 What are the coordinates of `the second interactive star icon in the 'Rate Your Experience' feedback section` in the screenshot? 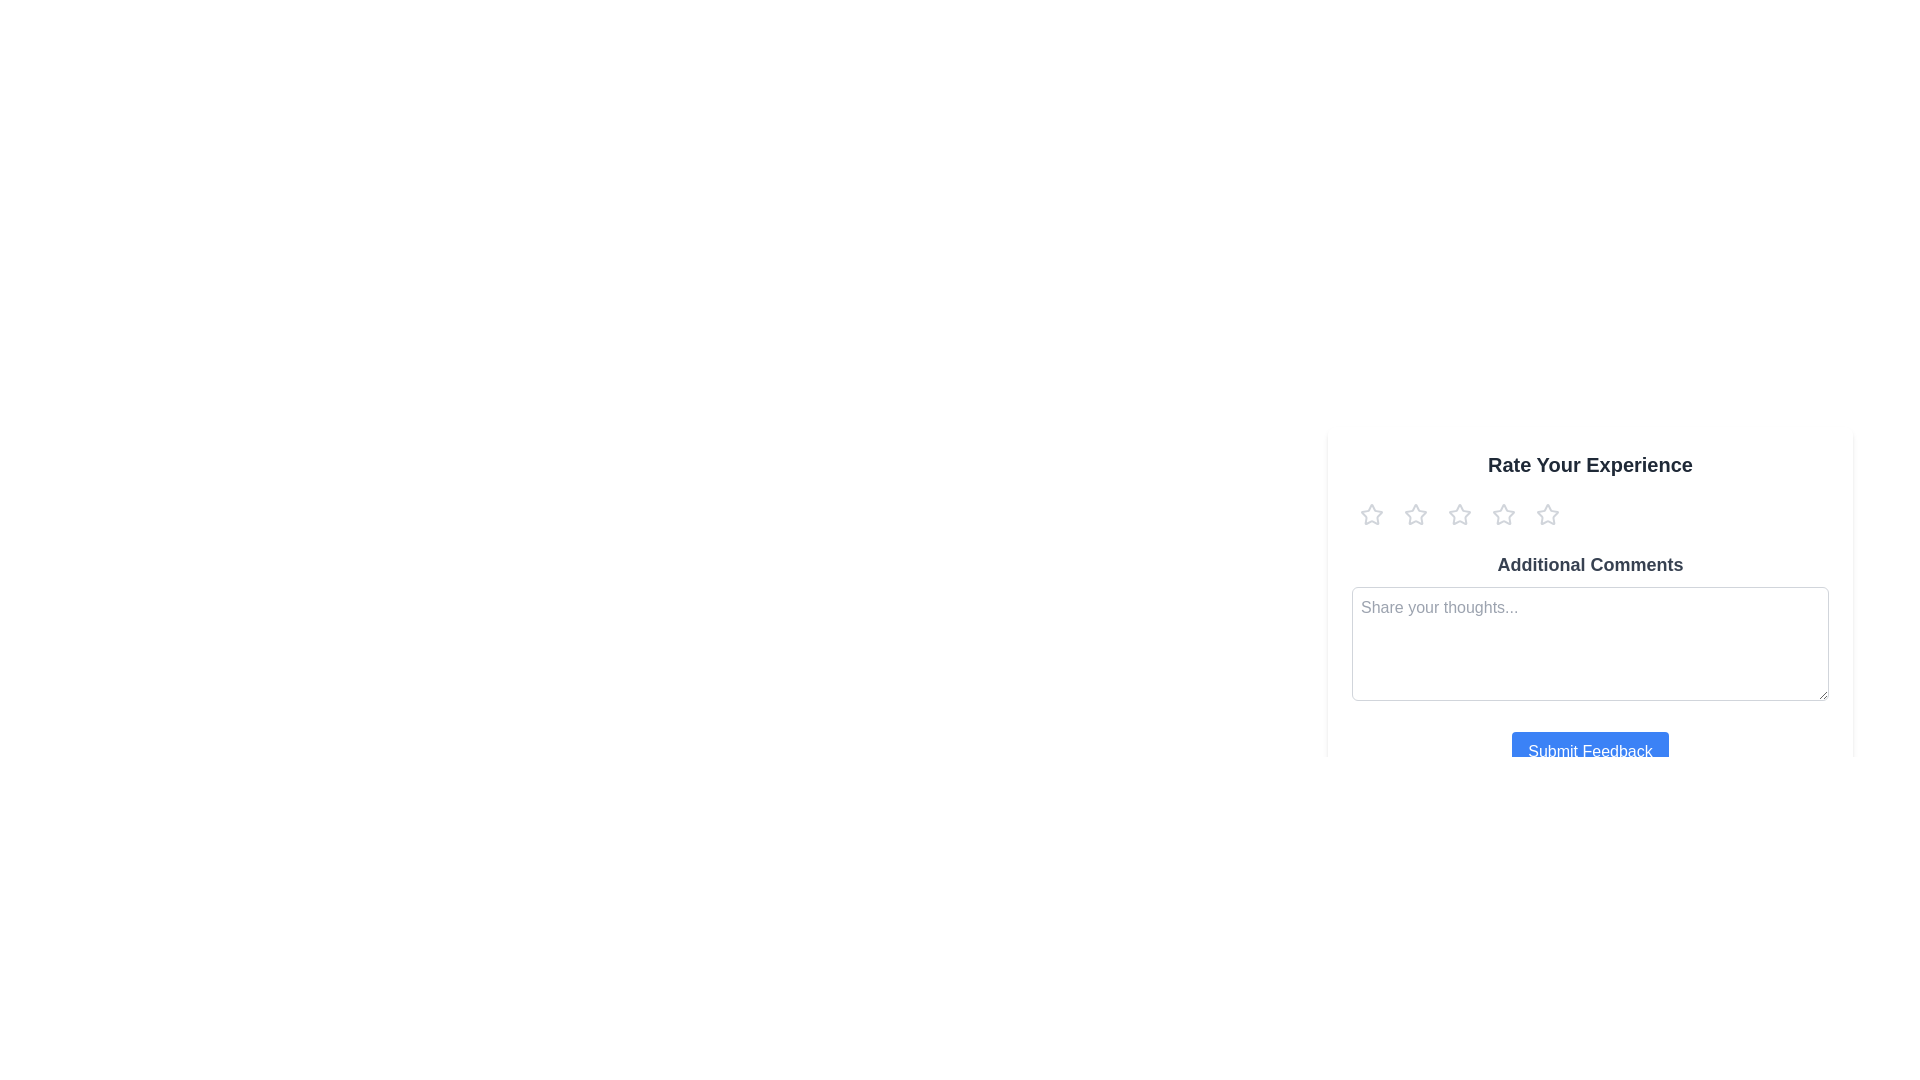 It's located at (1415, 514).